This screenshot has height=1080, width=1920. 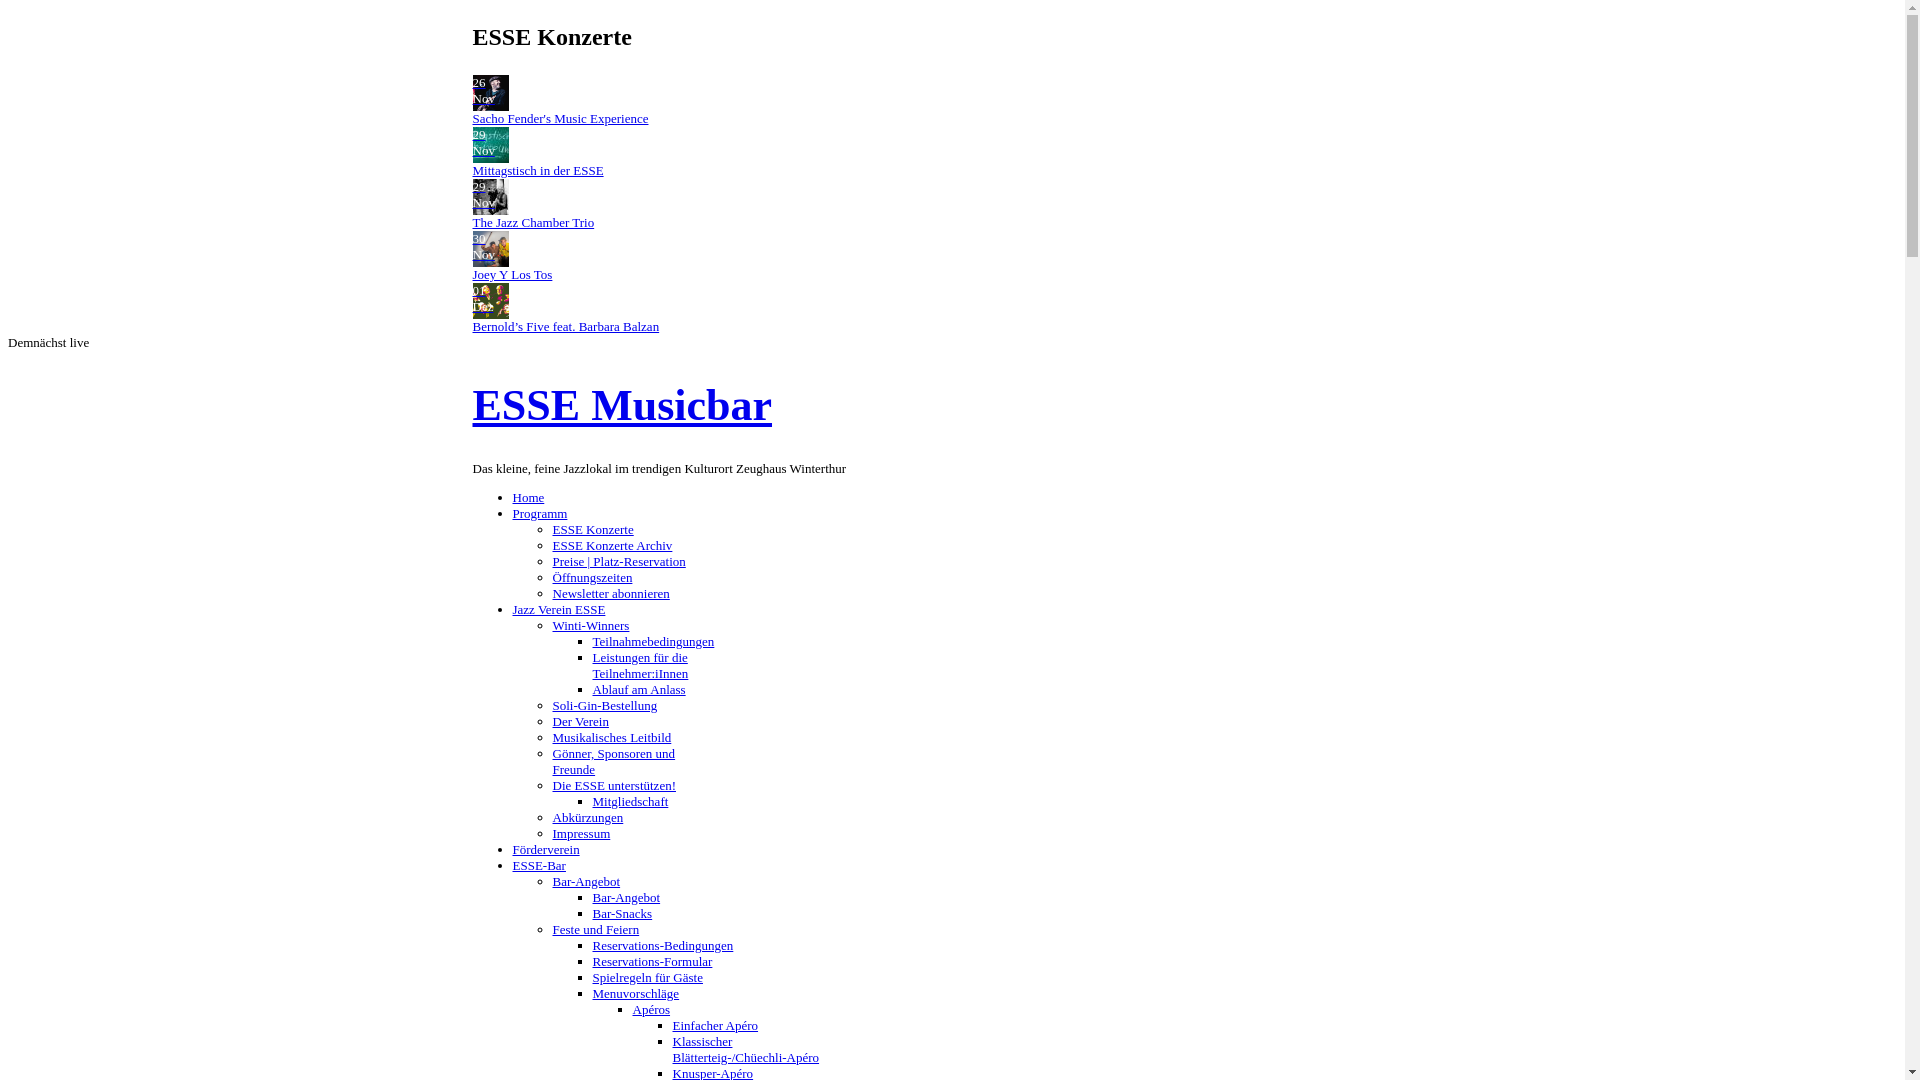 I want to click on 'Bar-Angebot', so click(x=624, y=896).